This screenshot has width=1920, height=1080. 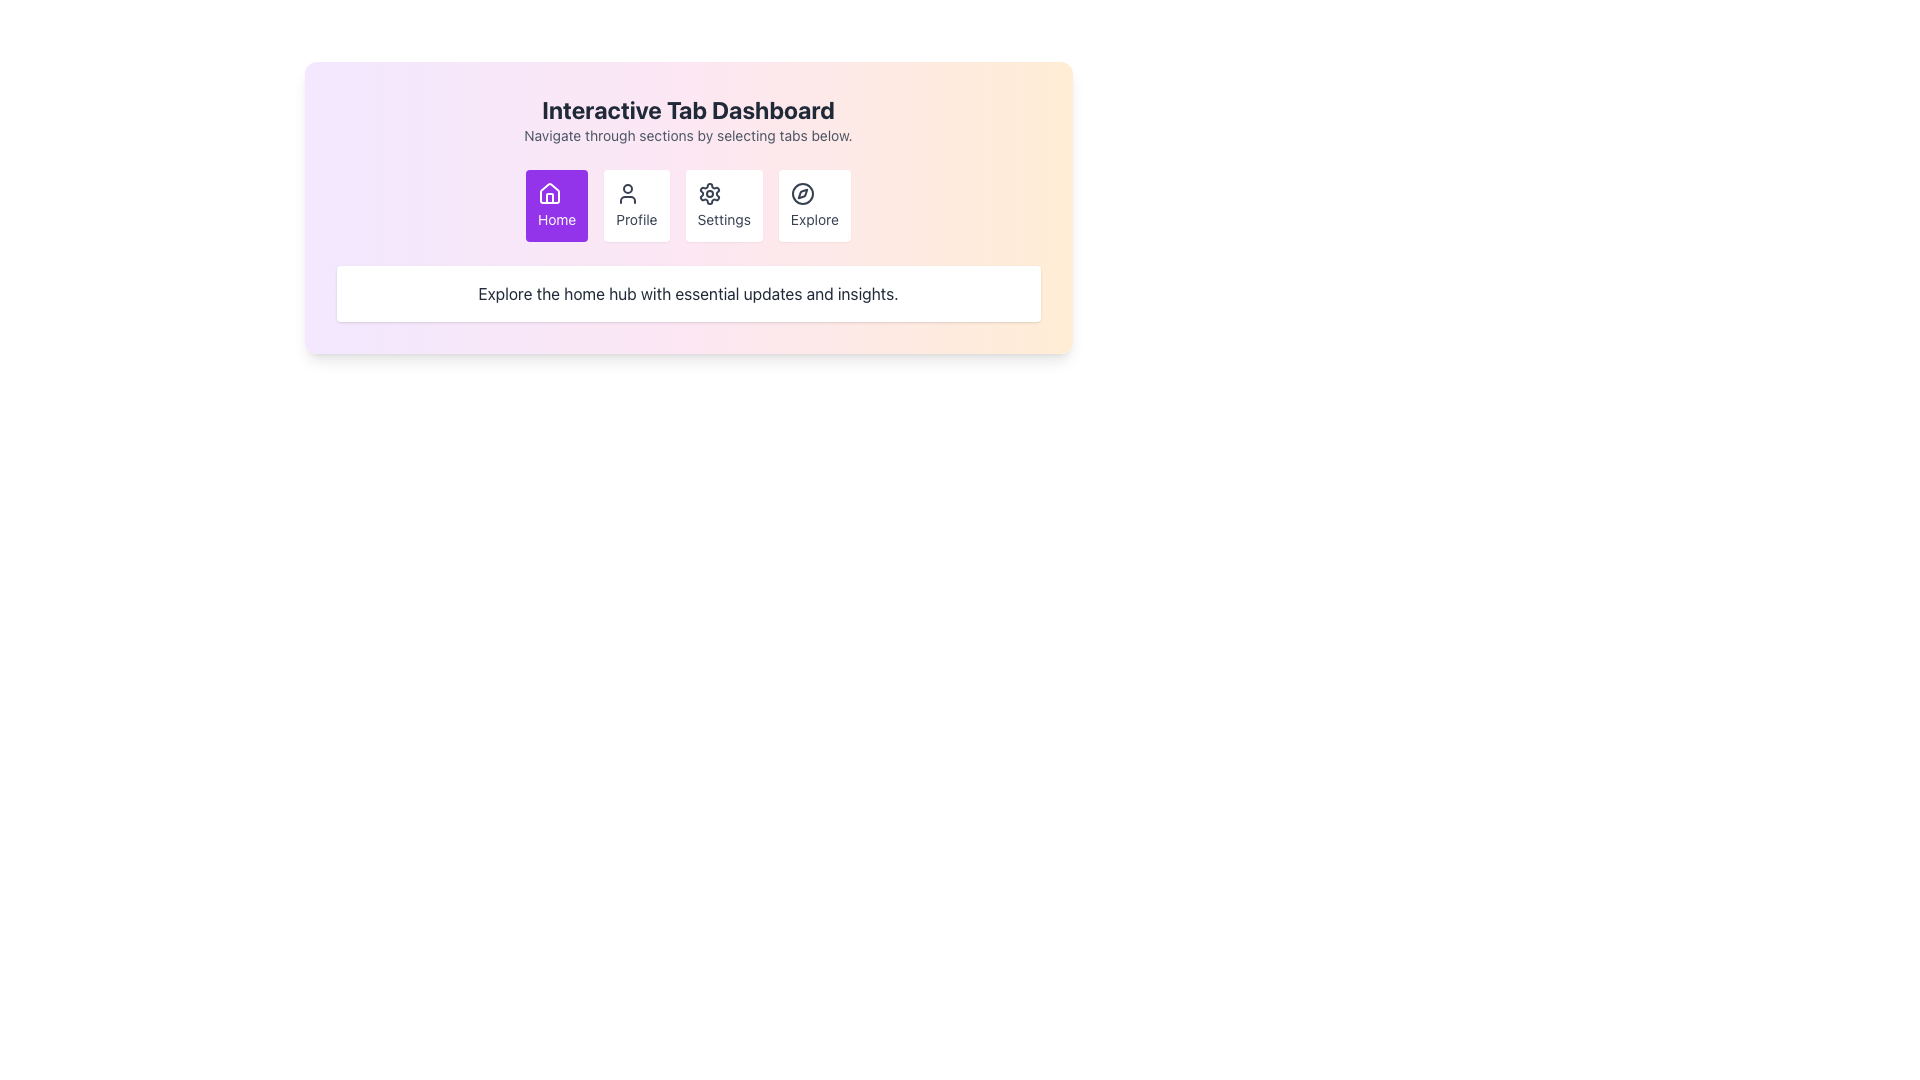 What do you see at coordinates (549, 193) in the screenshot?
I see `the 'Home' button icon, which is the first button from the left in the navigation options at the top-center of the interface` at bounding box center [549, 193].